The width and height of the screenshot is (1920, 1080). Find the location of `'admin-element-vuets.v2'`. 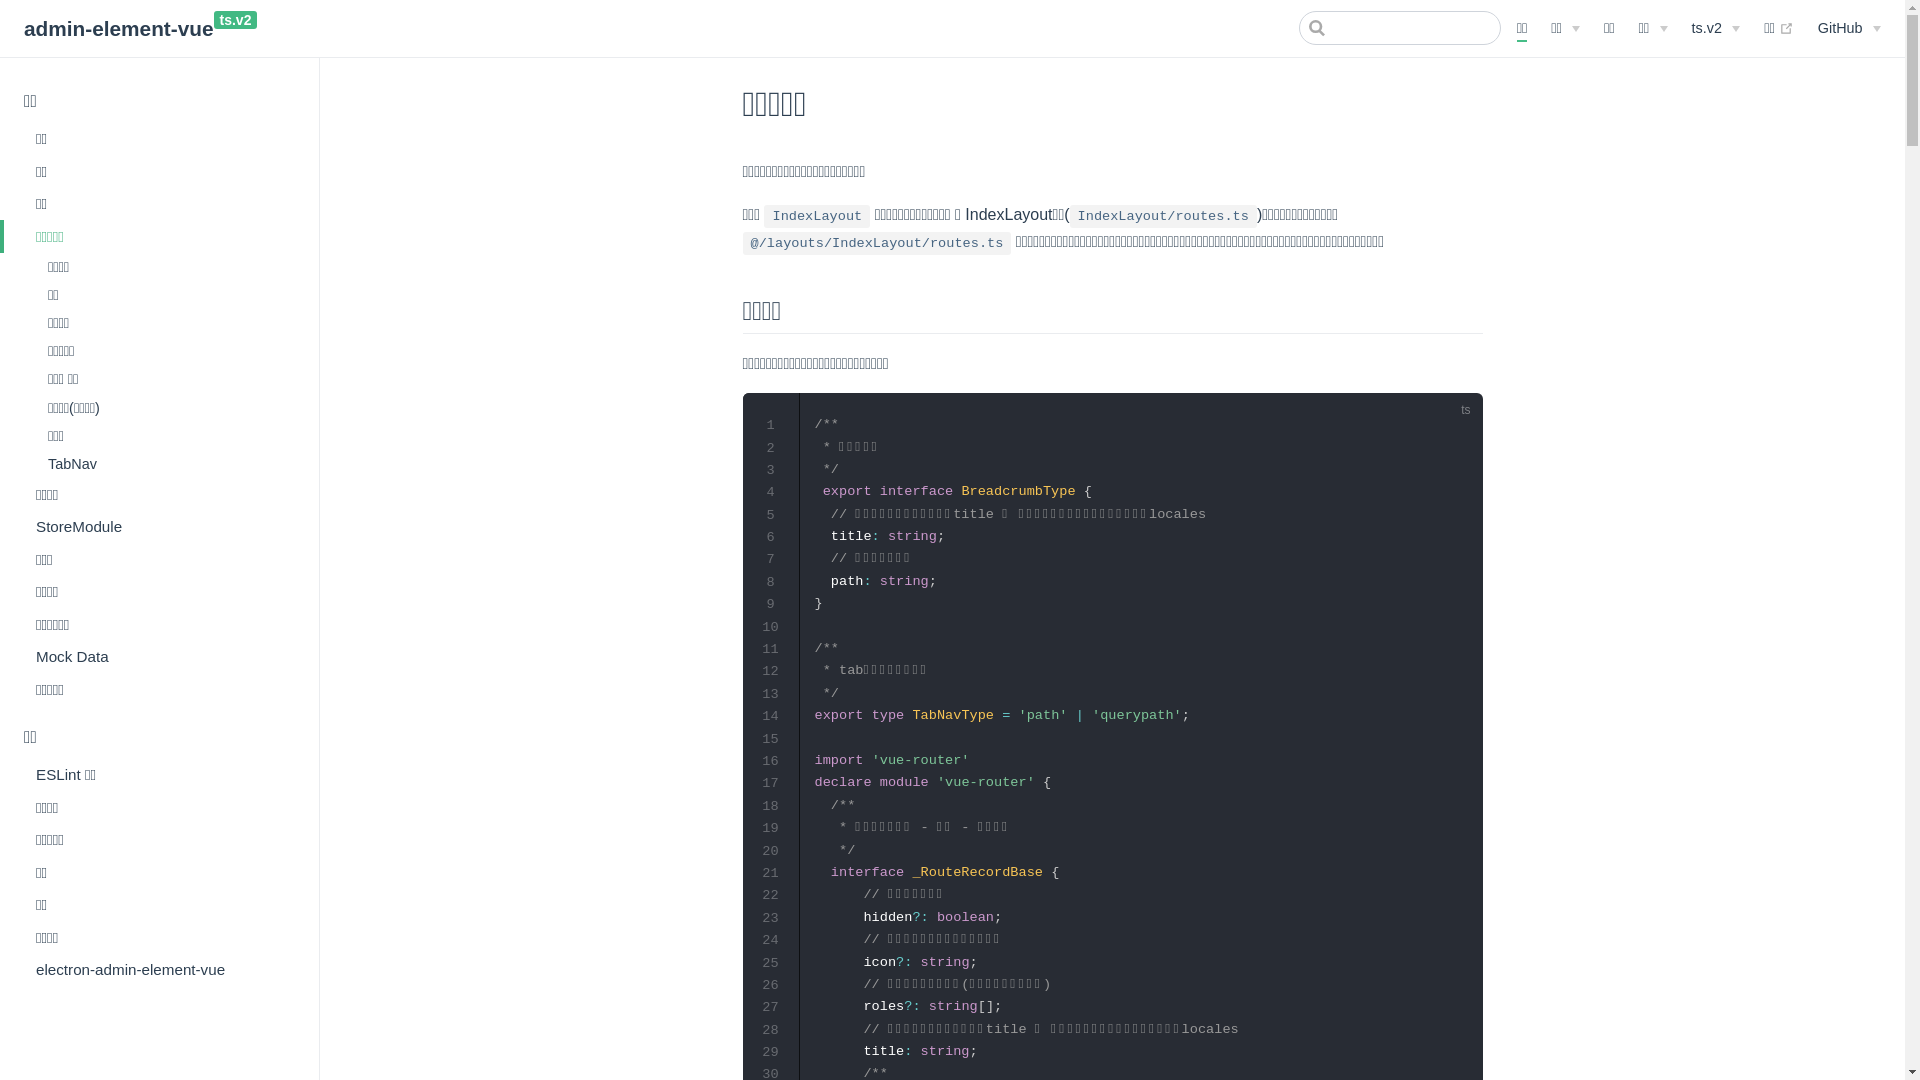

'admin-element-vuets.v2' is located at coordinates (24, 29).